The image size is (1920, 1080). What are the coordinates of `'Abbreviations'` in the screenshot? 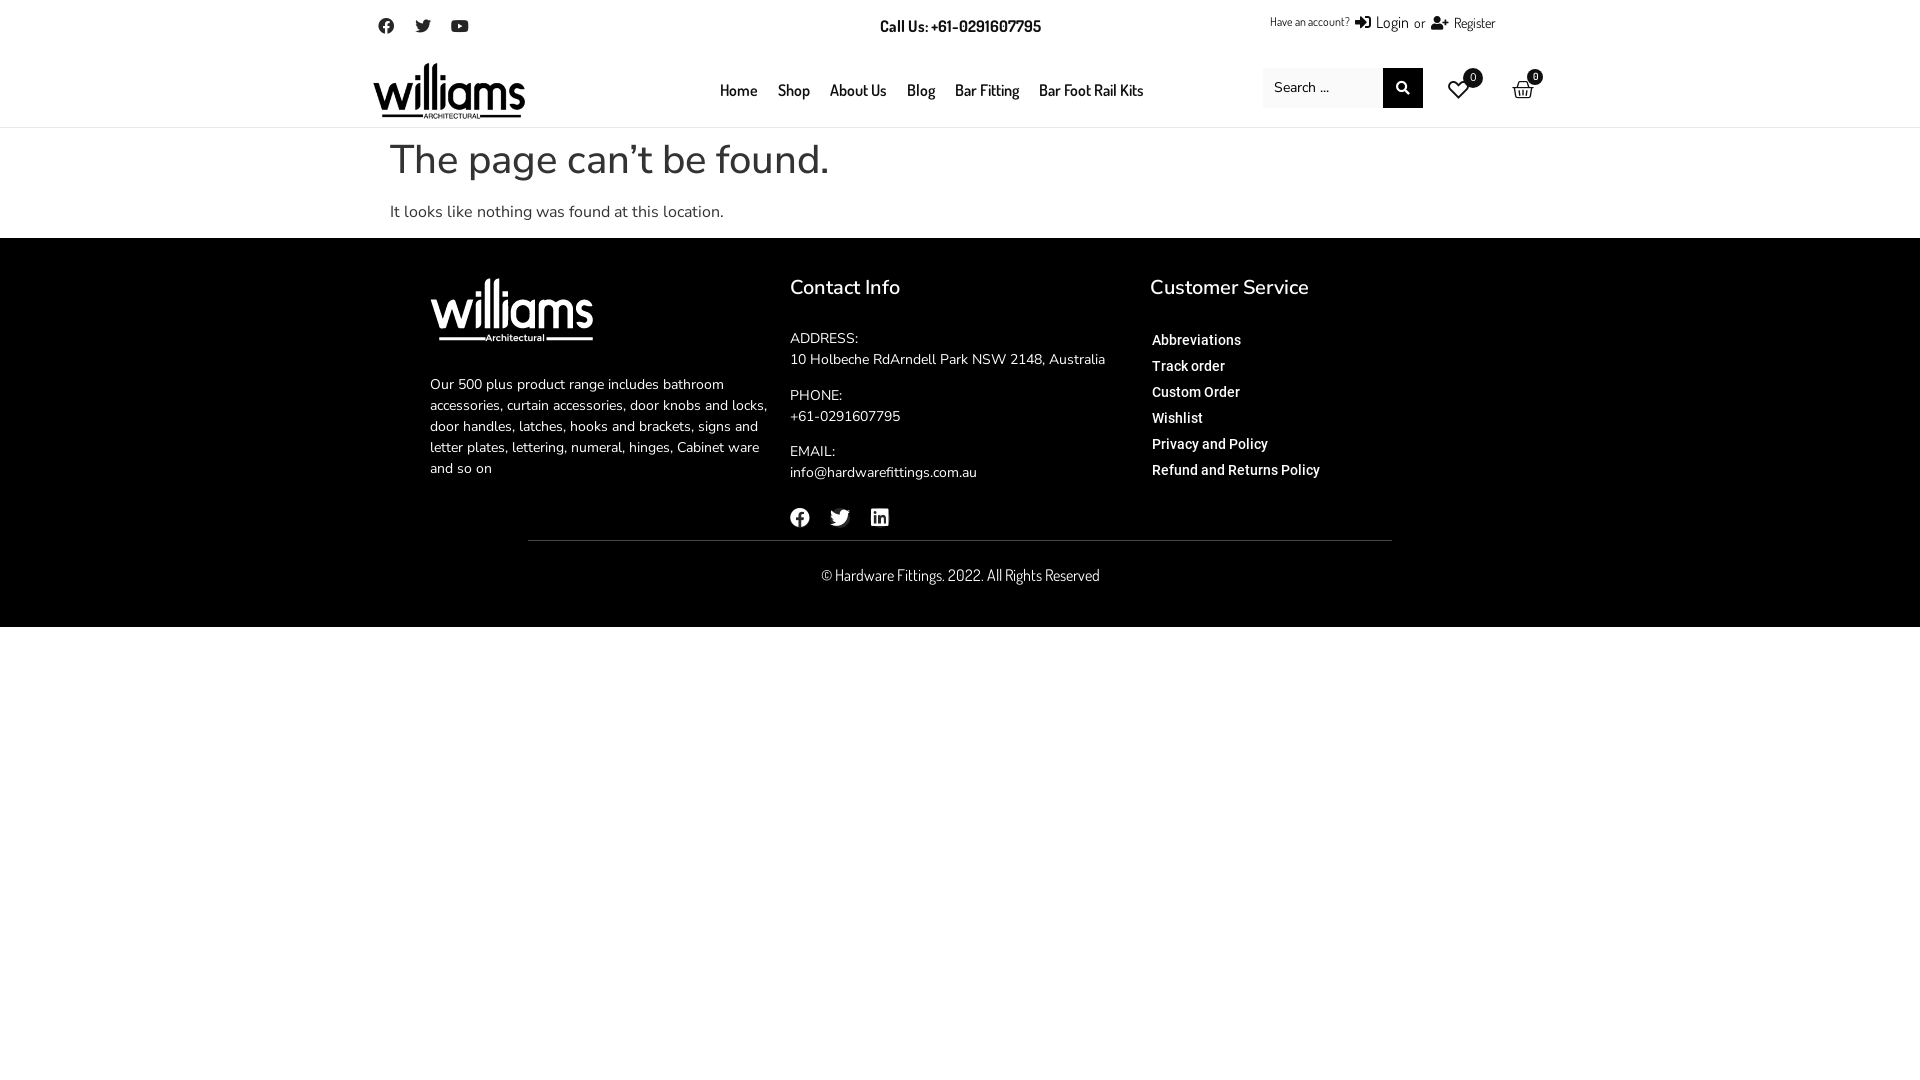 It's located at (1274, 339).